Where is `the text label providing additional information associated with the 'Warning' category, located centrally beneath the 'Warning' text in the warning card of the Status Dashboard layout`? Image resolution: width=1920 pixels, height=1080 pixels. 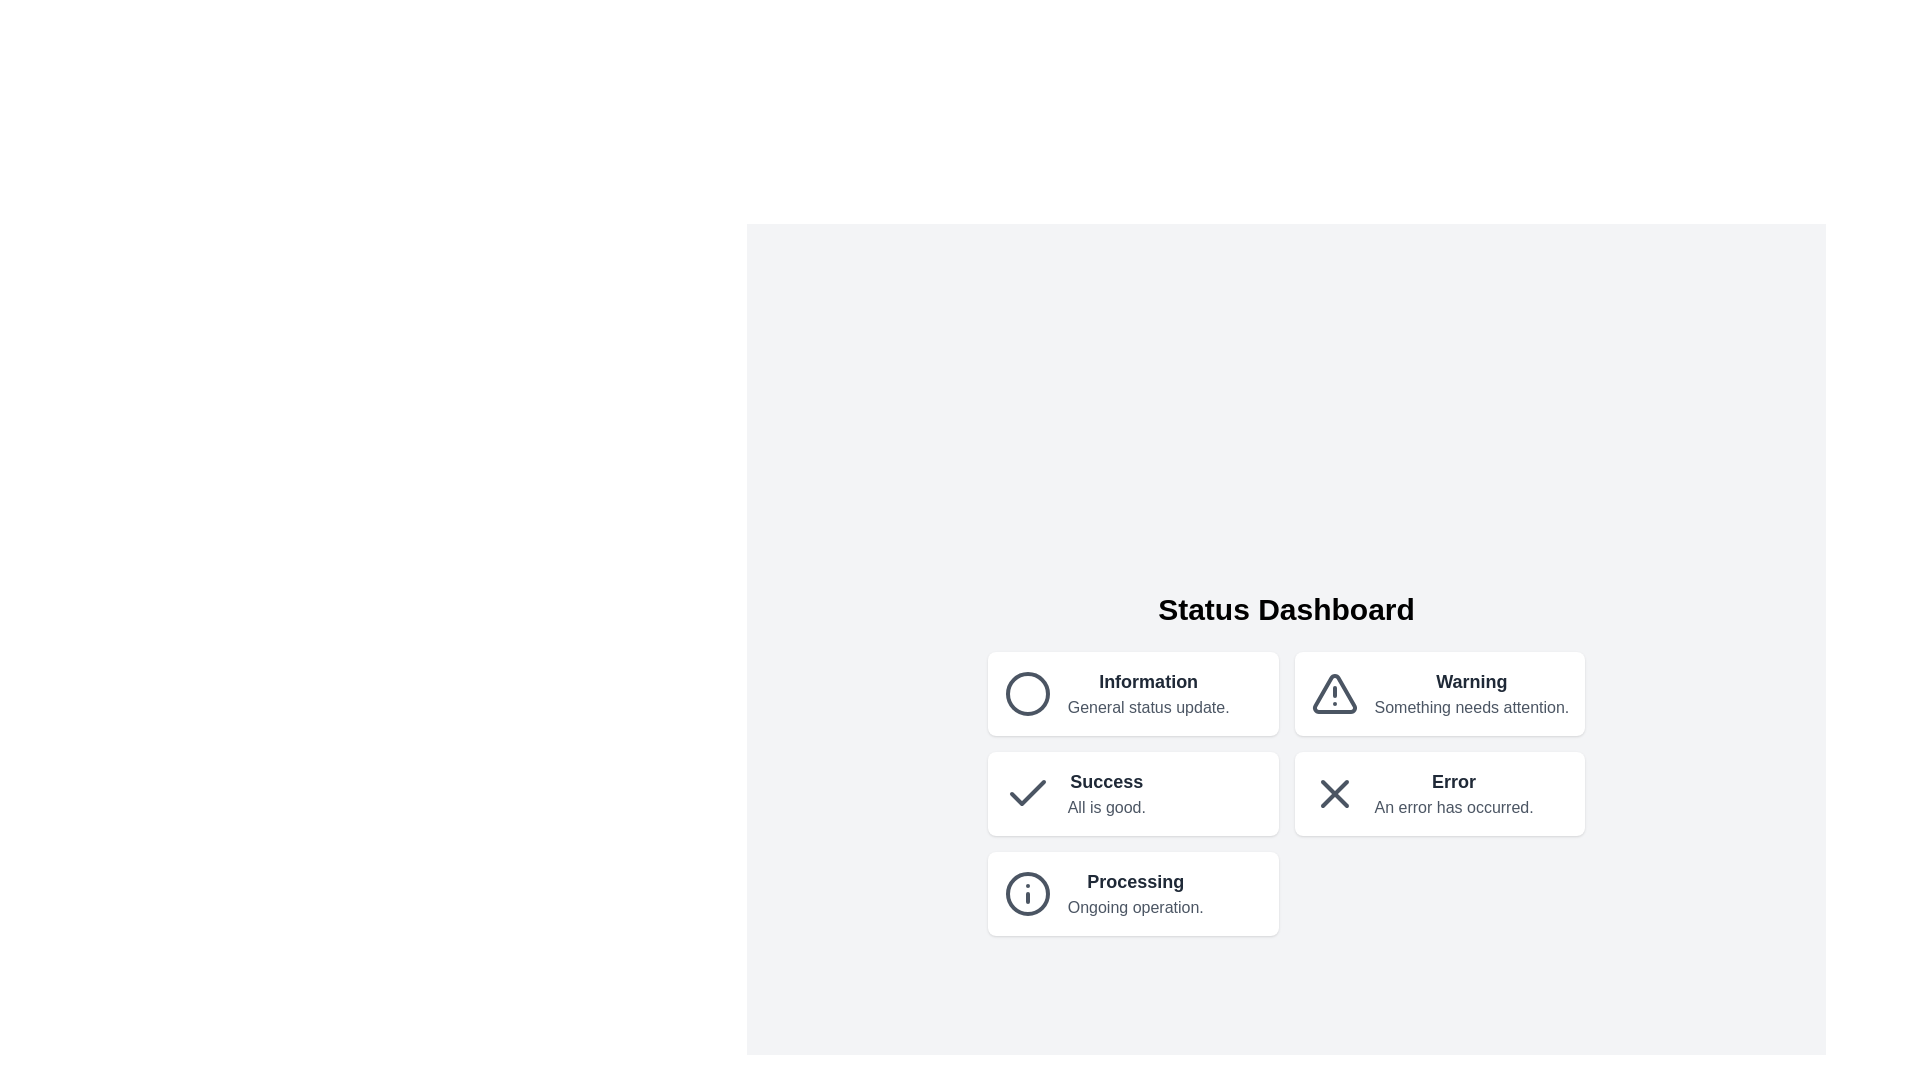
the text label providing additional information associated with the 'Warning' category, located centrally beneath the 'Warning' text in the warning card of the Status Dashboard layout is located at coordinates (1471, 707).